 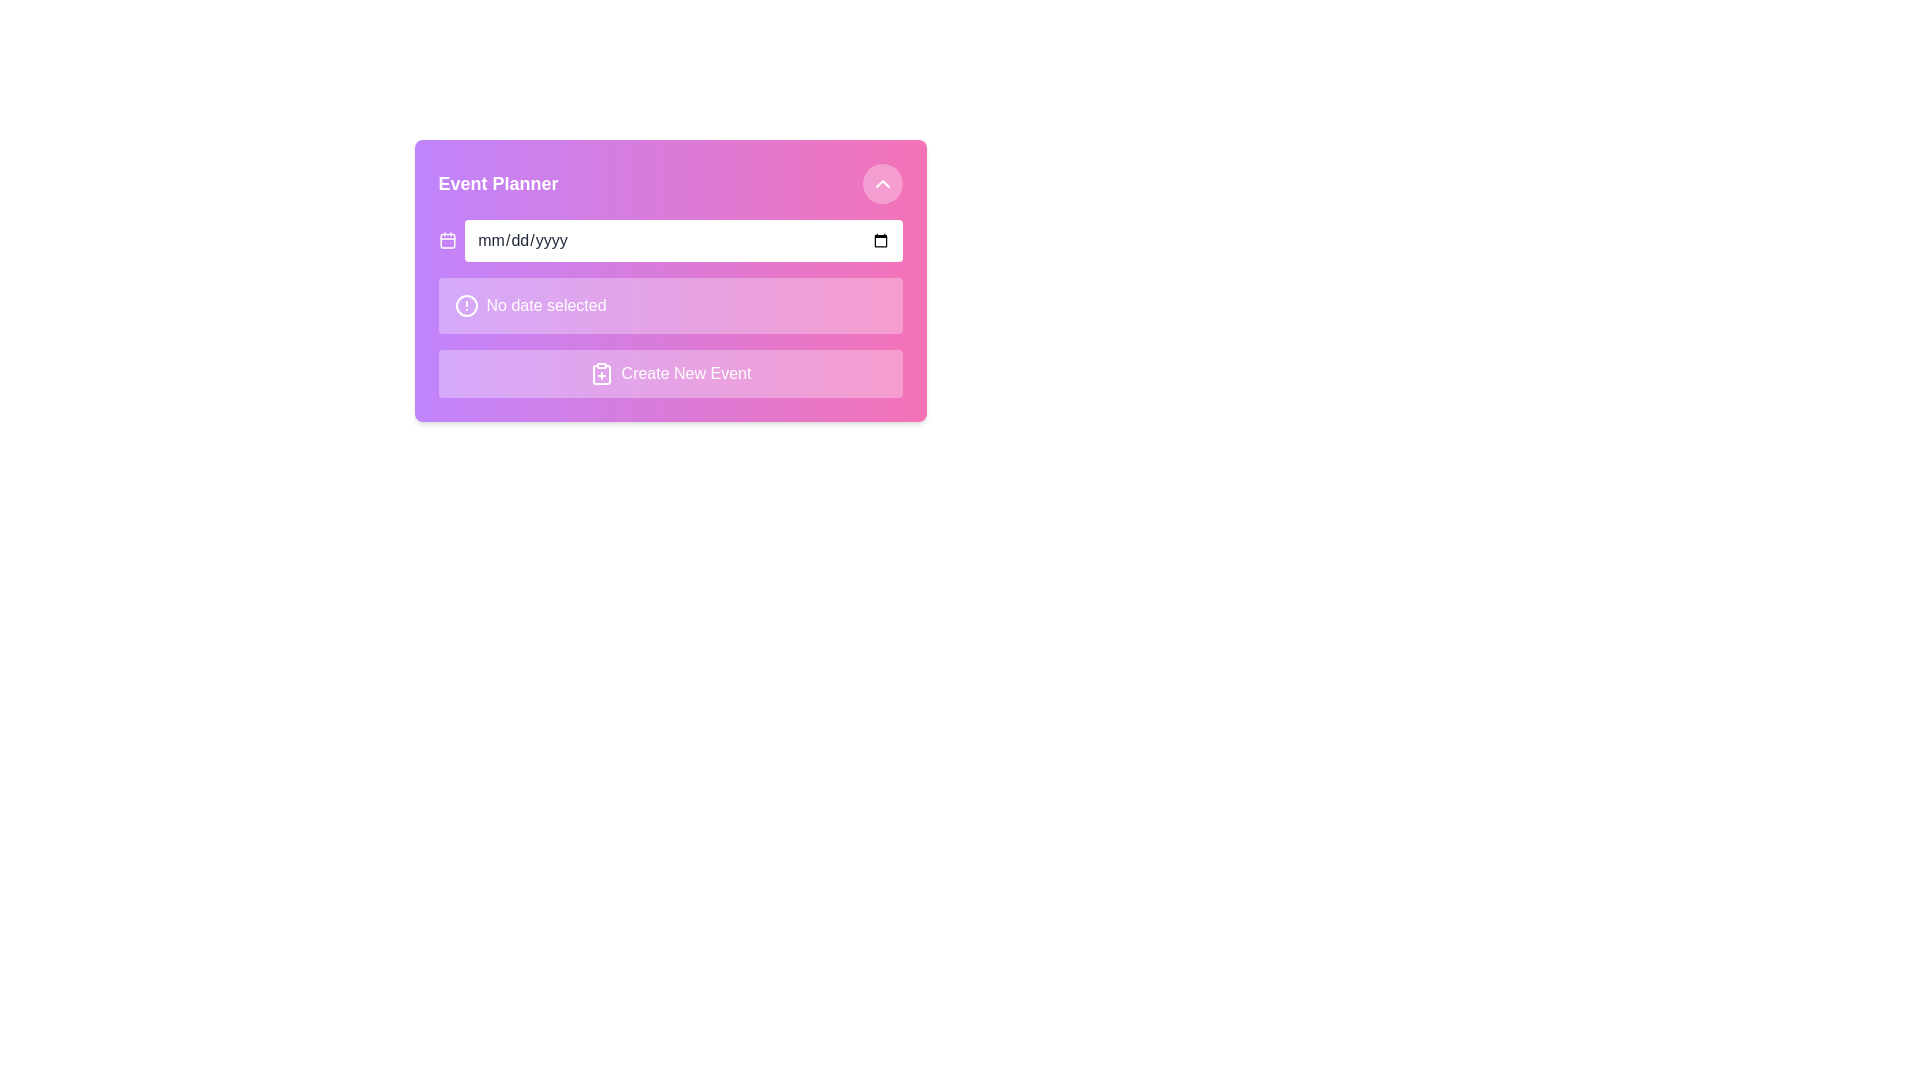 What do you see at coordinates (670, 305) in the screenshot?
I see `the second highlighted Status Indicator that displays a notification for no date selected` at bounding box center [670, 305].